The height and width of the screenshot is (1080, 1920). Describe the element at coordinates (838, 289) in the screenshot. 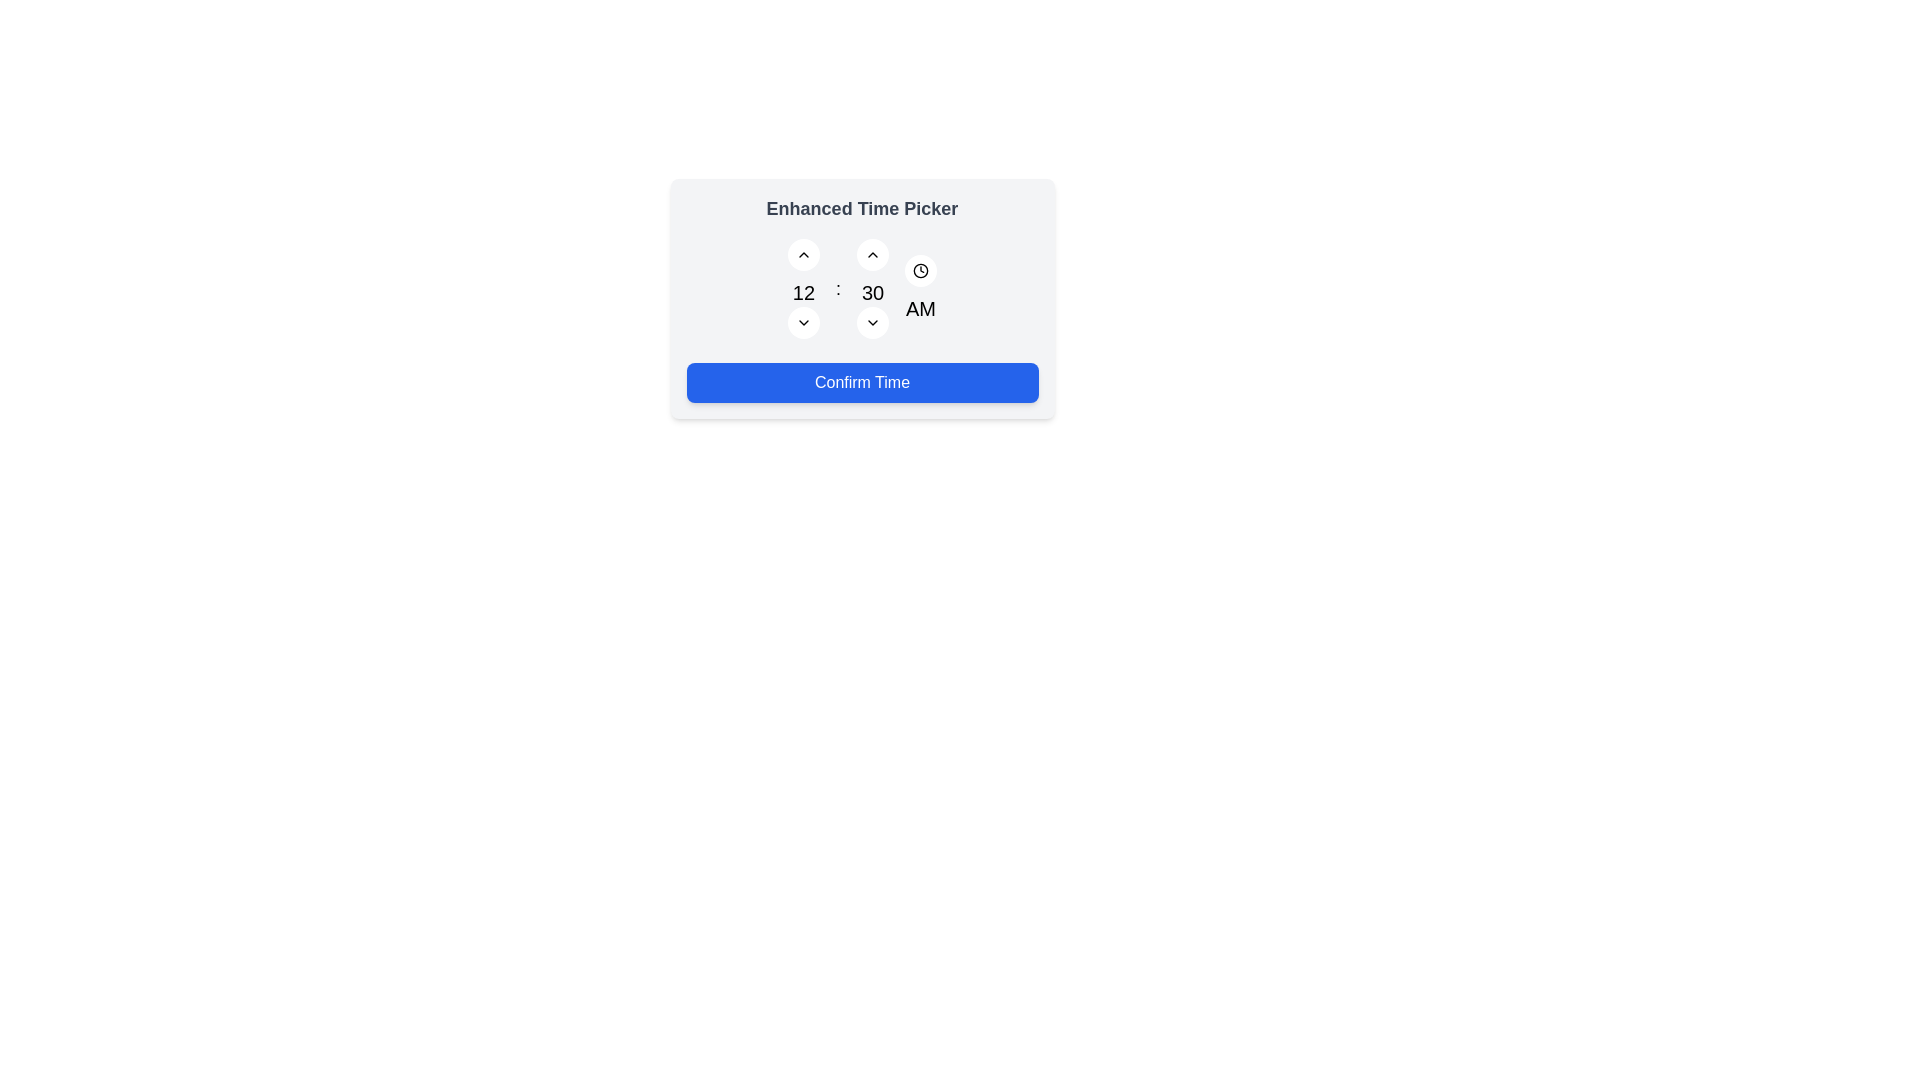

I see `the colon separator element located in the center of the time display, between the hour and minute selectors` at that location.